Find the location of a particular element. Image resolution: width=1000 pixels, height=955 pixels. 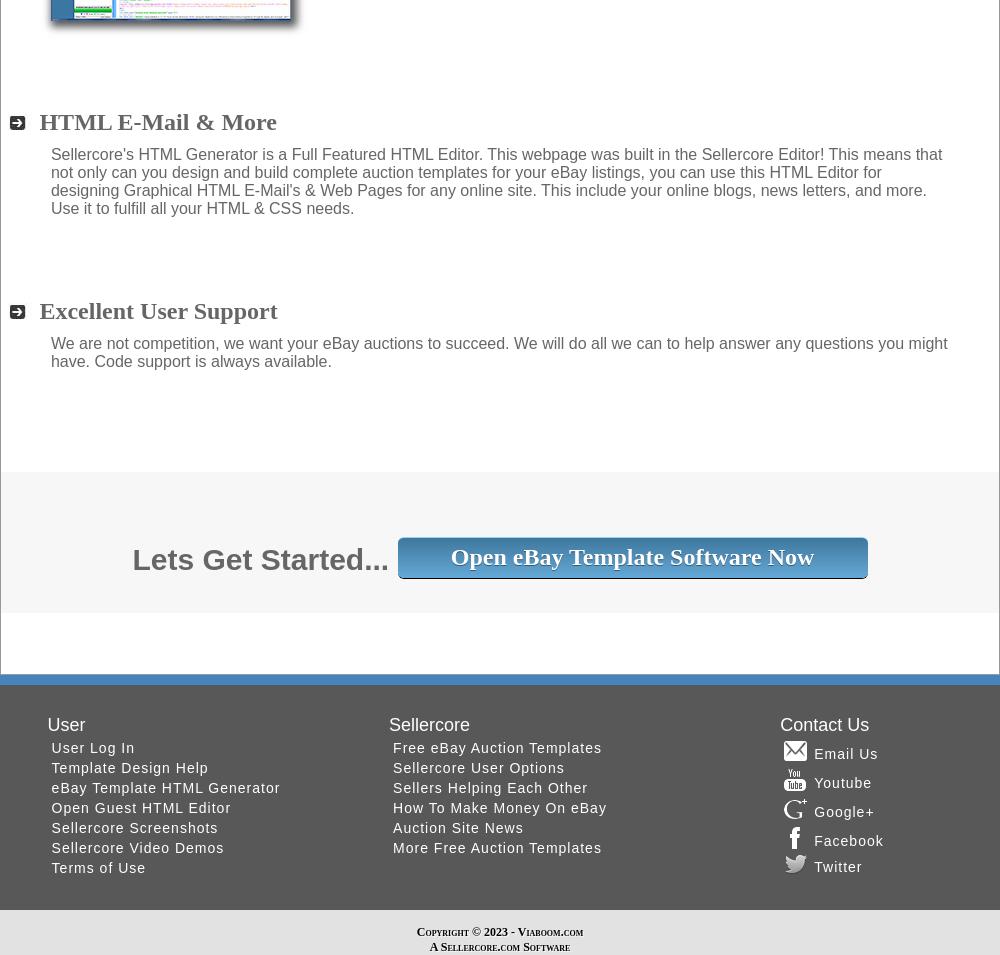

'Open eBay Template Software Now' is located at coordinates (632, 556).